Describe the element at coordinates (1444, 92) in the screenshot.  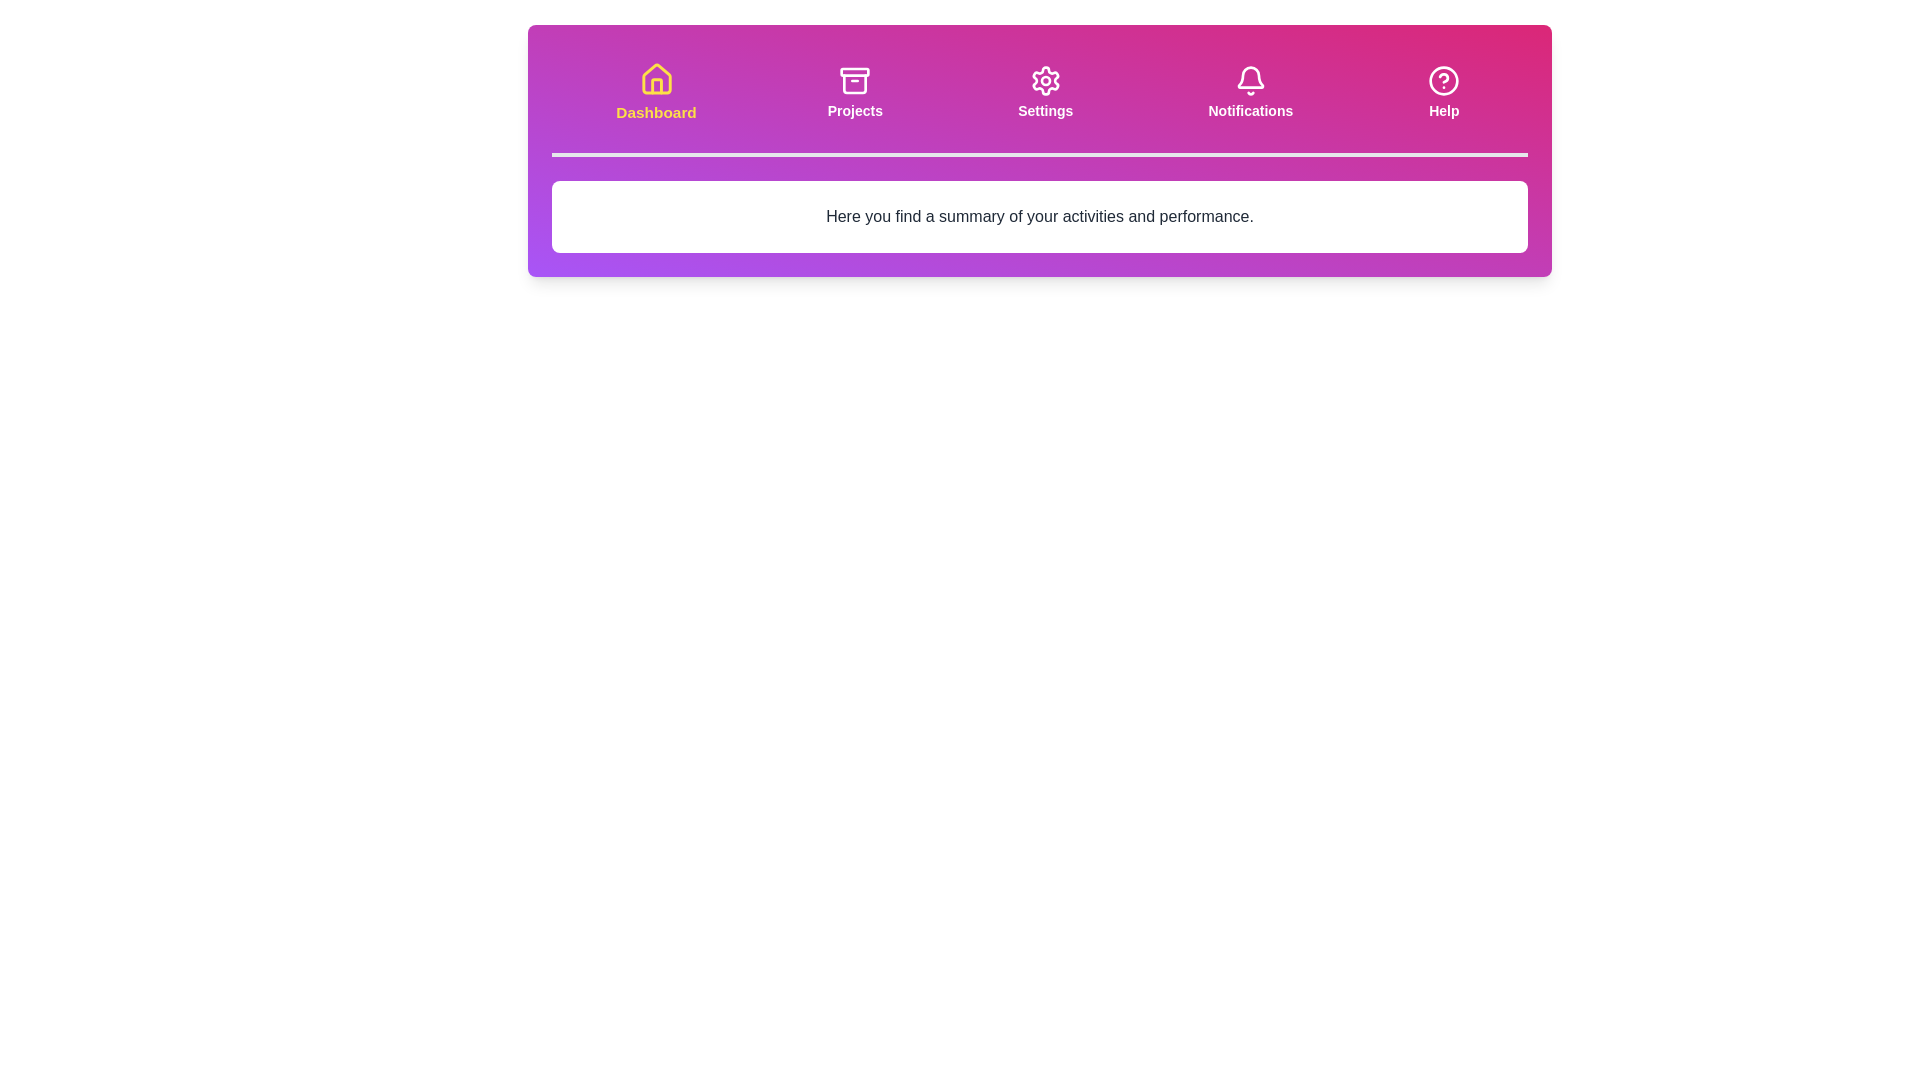
I see `the tab titled 'Help' to observe its icon and title` at that location.